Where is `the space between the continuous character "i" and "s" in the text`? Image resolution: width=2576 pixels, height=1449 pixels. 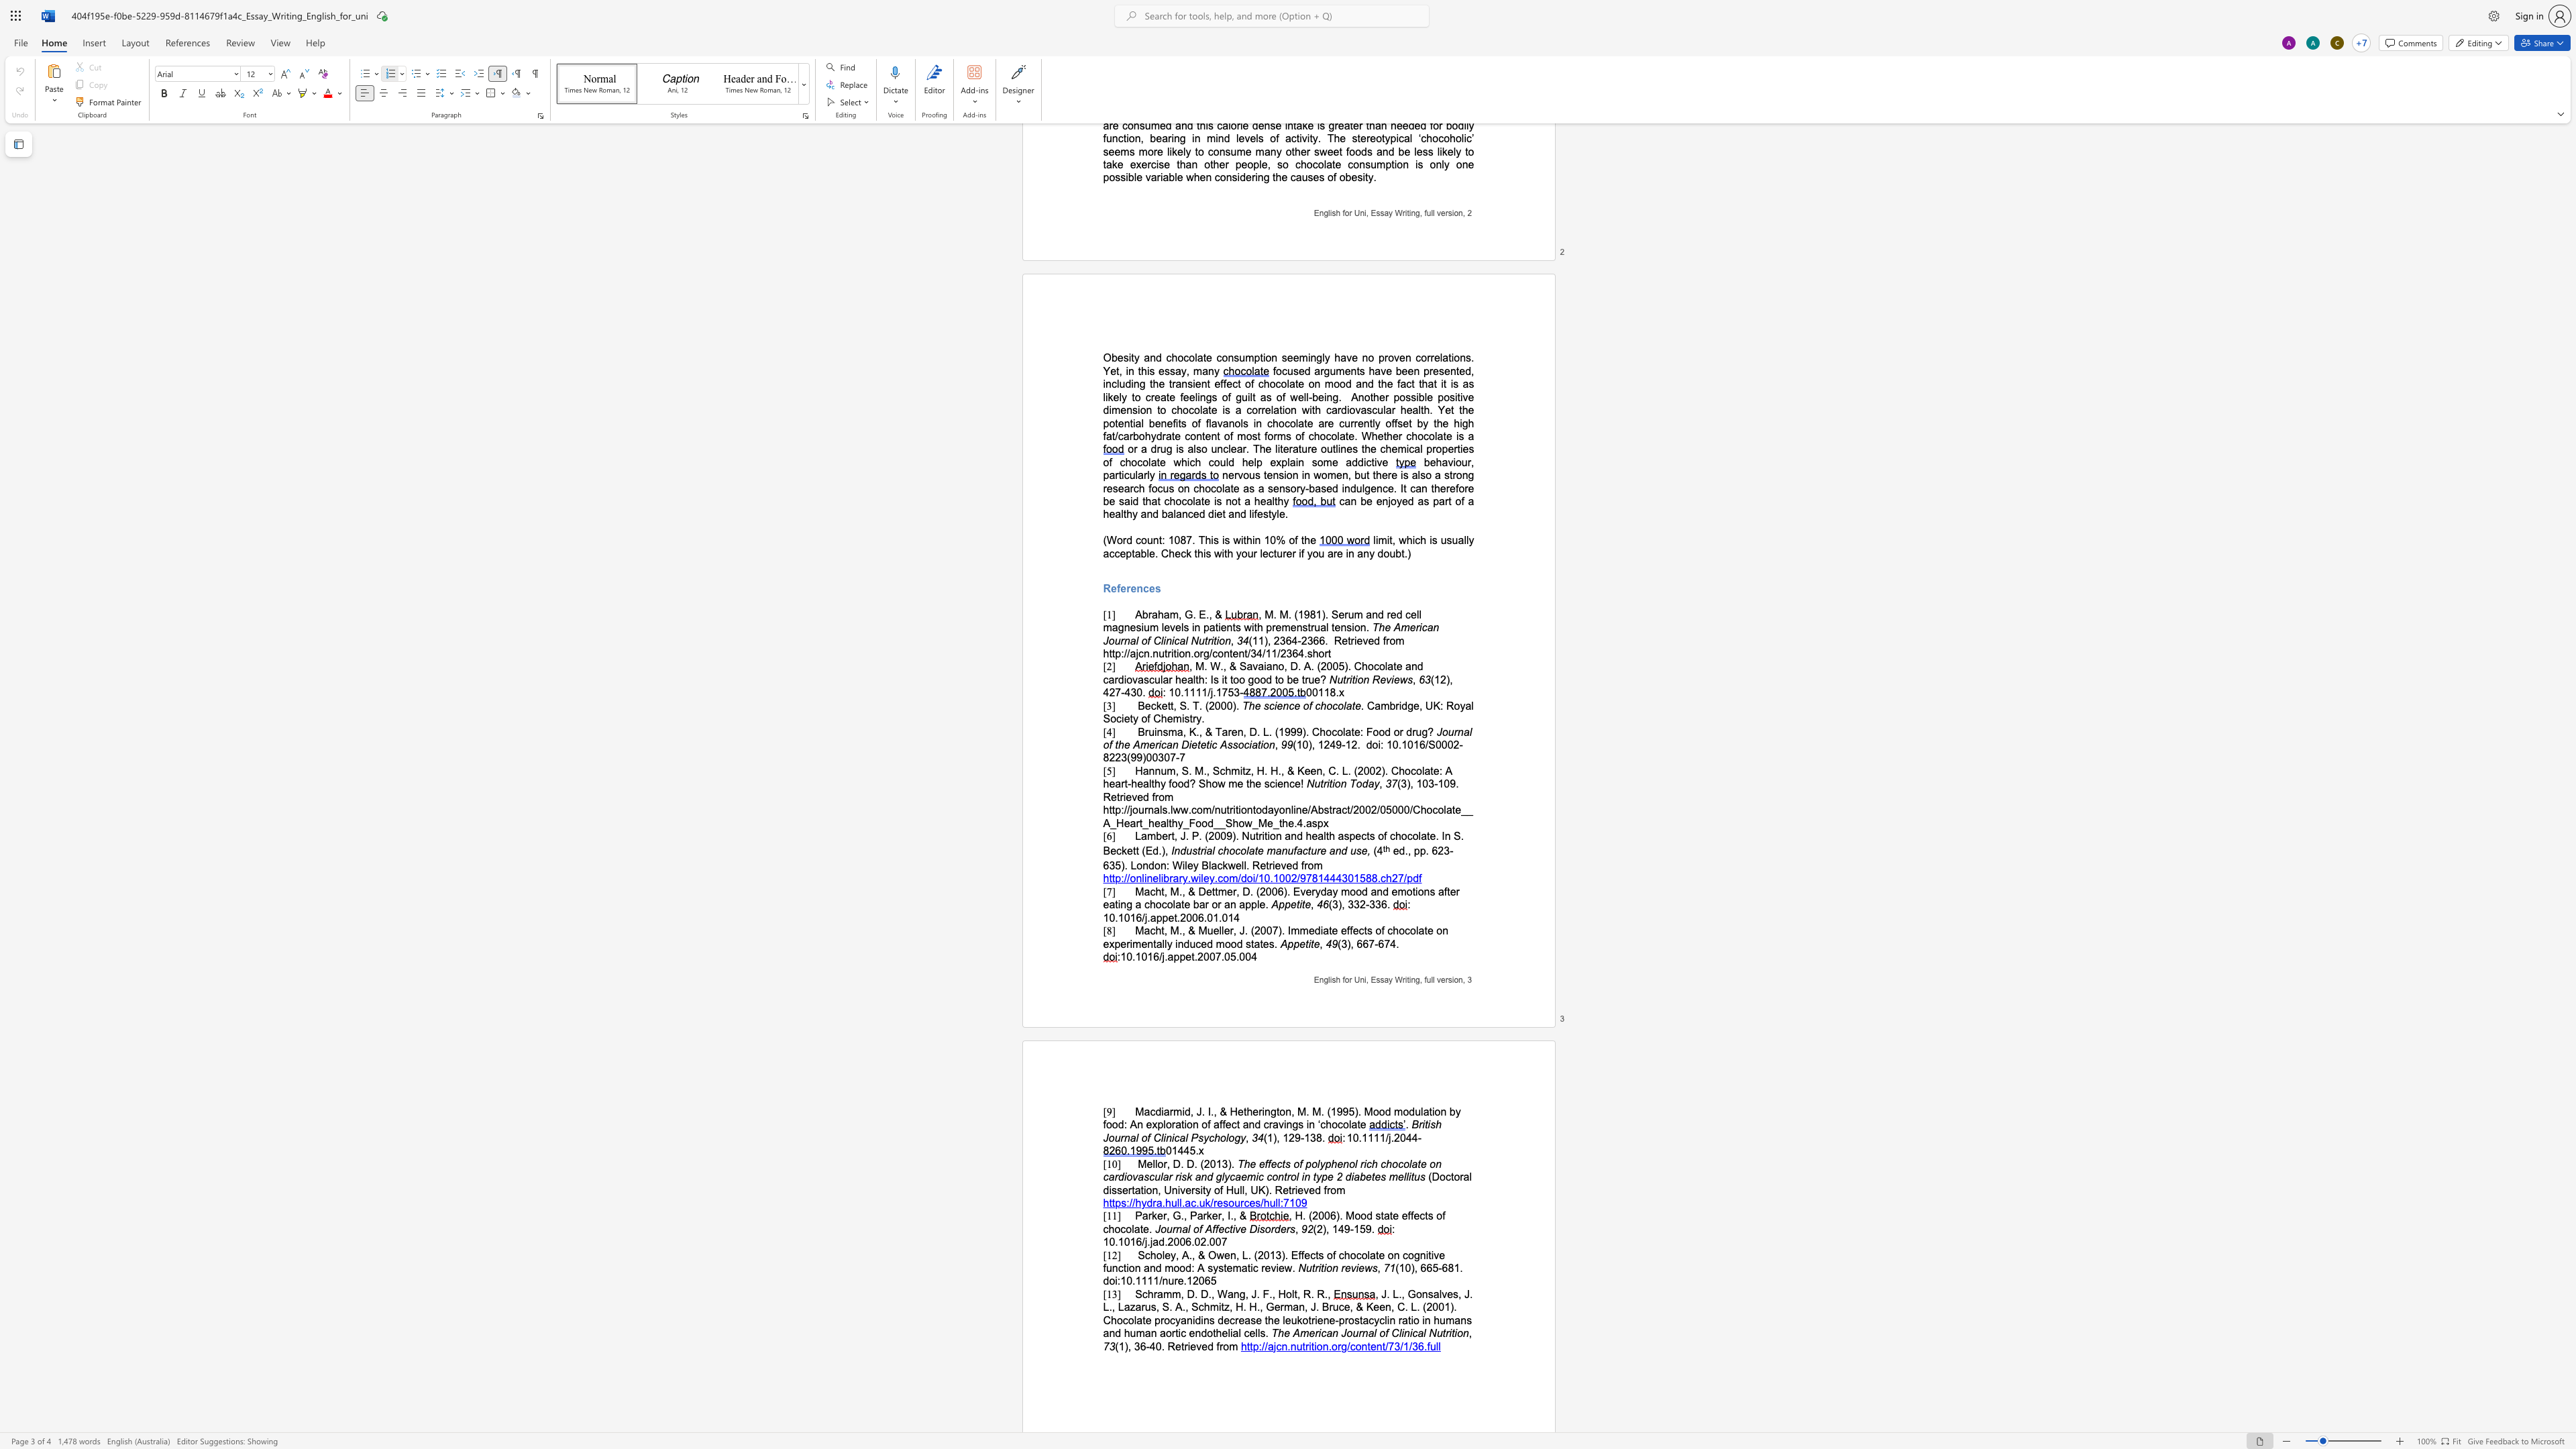
the space between the continuous character "i" and "s" in the text is located at coordinates (1431, 1125).